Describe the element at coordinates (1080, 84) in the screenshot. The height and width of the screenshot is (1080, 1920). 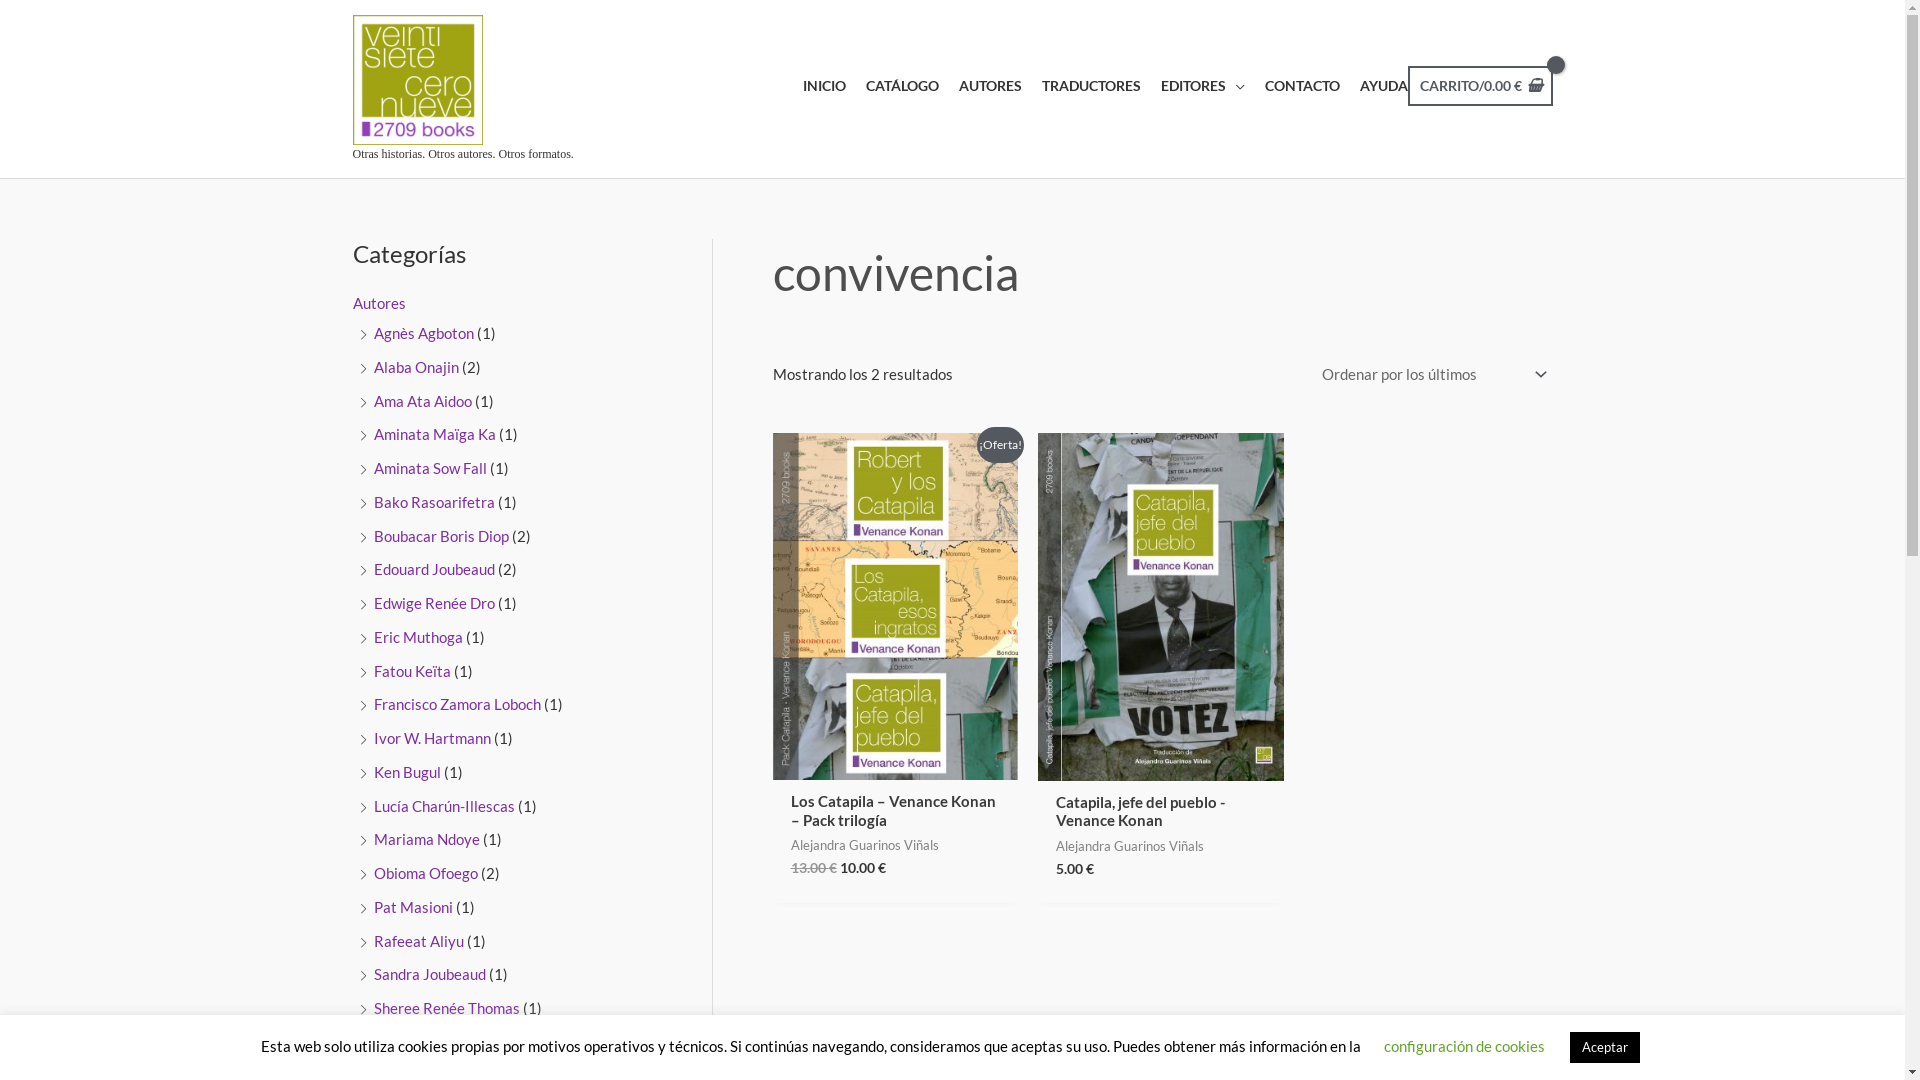
I see `'TRADUCTORES'` at that location.